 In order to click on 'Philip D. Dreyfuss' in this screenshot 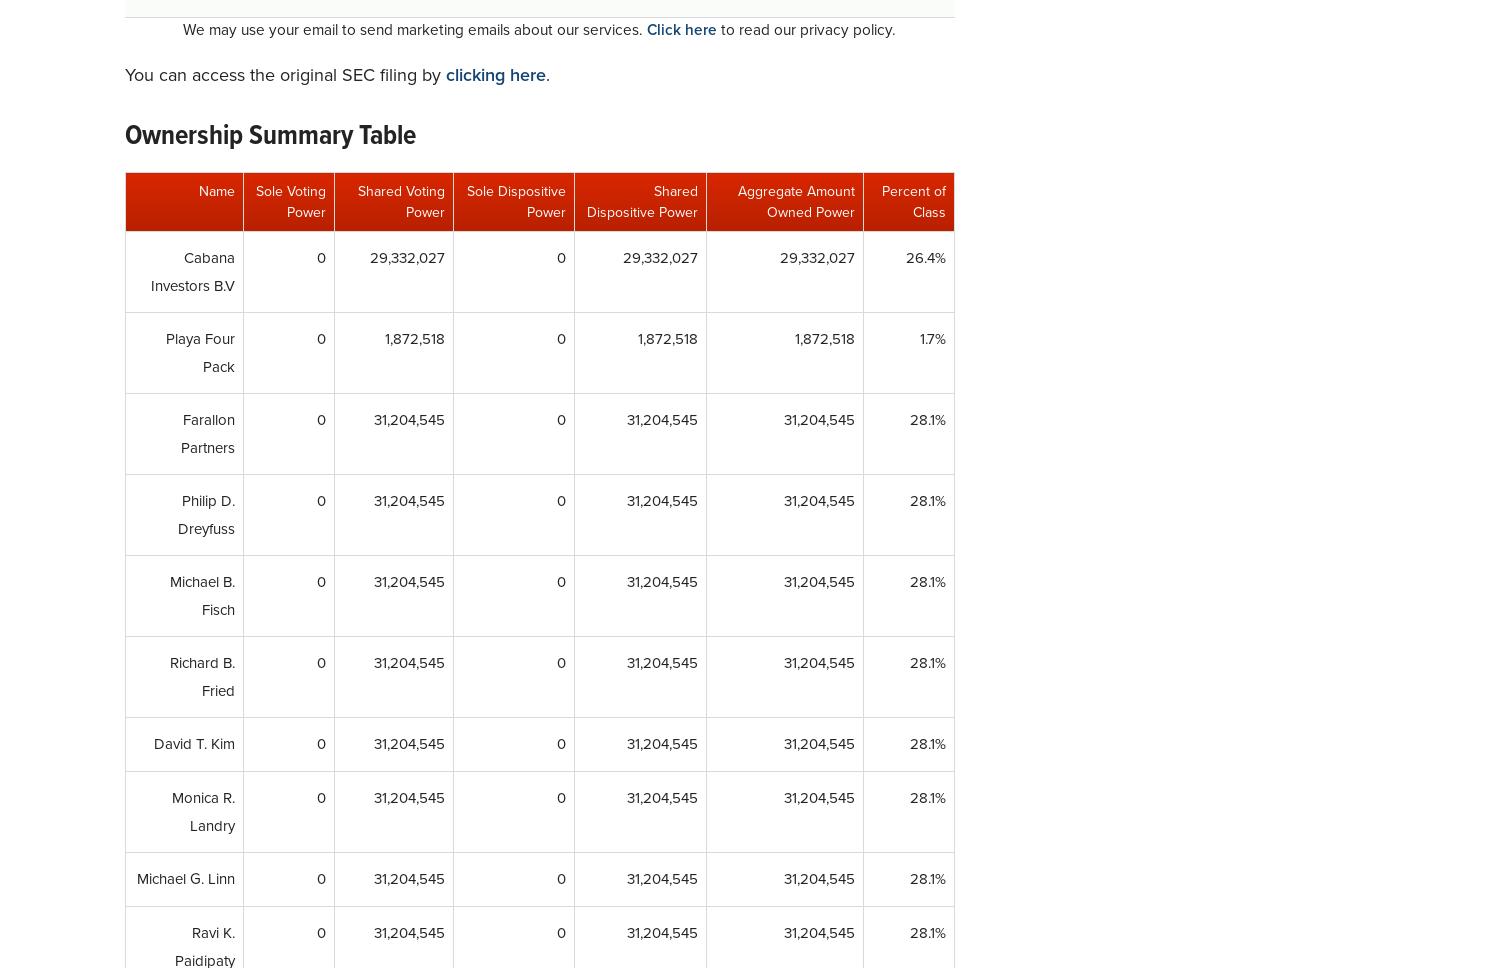, I will do `click(205, 514)`.